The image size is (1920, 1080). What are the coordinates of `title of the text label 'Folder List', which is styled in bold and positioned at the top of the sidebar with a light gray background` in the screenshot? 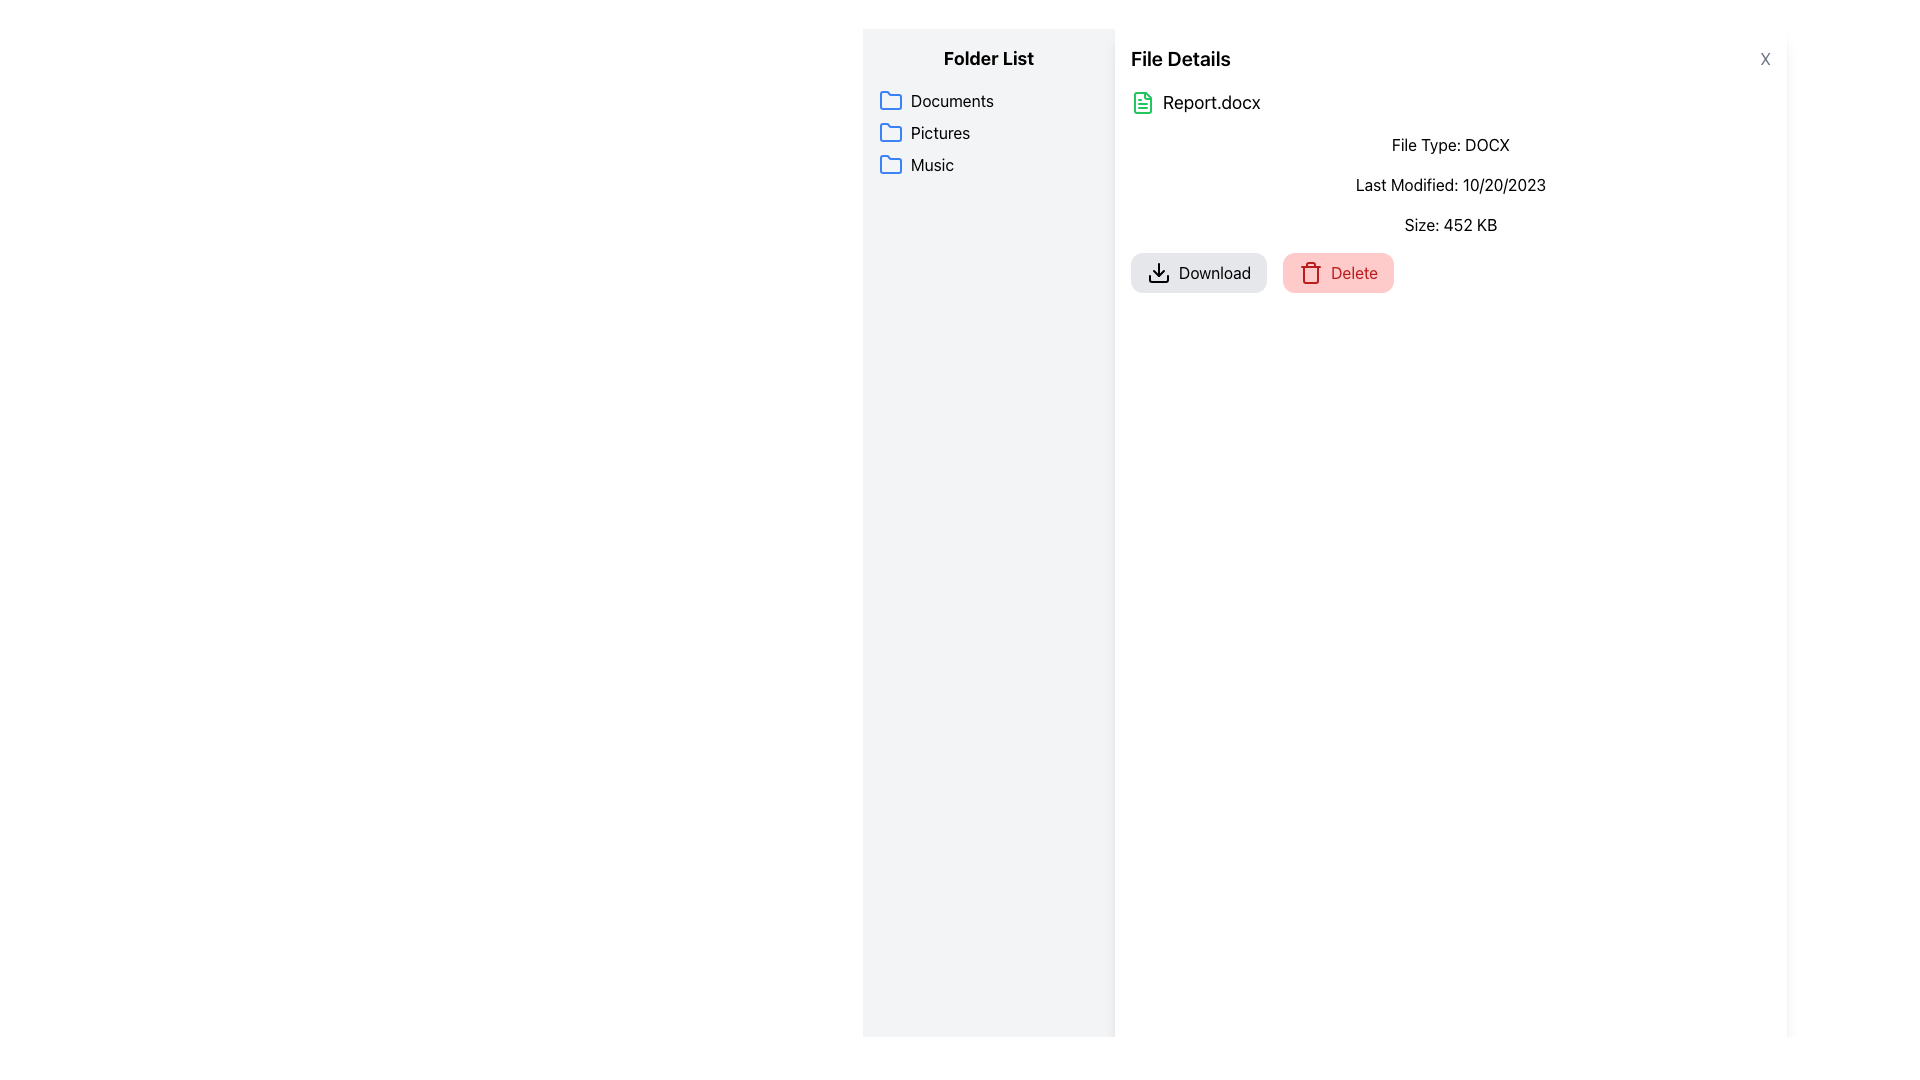 It's located at (988, 57).